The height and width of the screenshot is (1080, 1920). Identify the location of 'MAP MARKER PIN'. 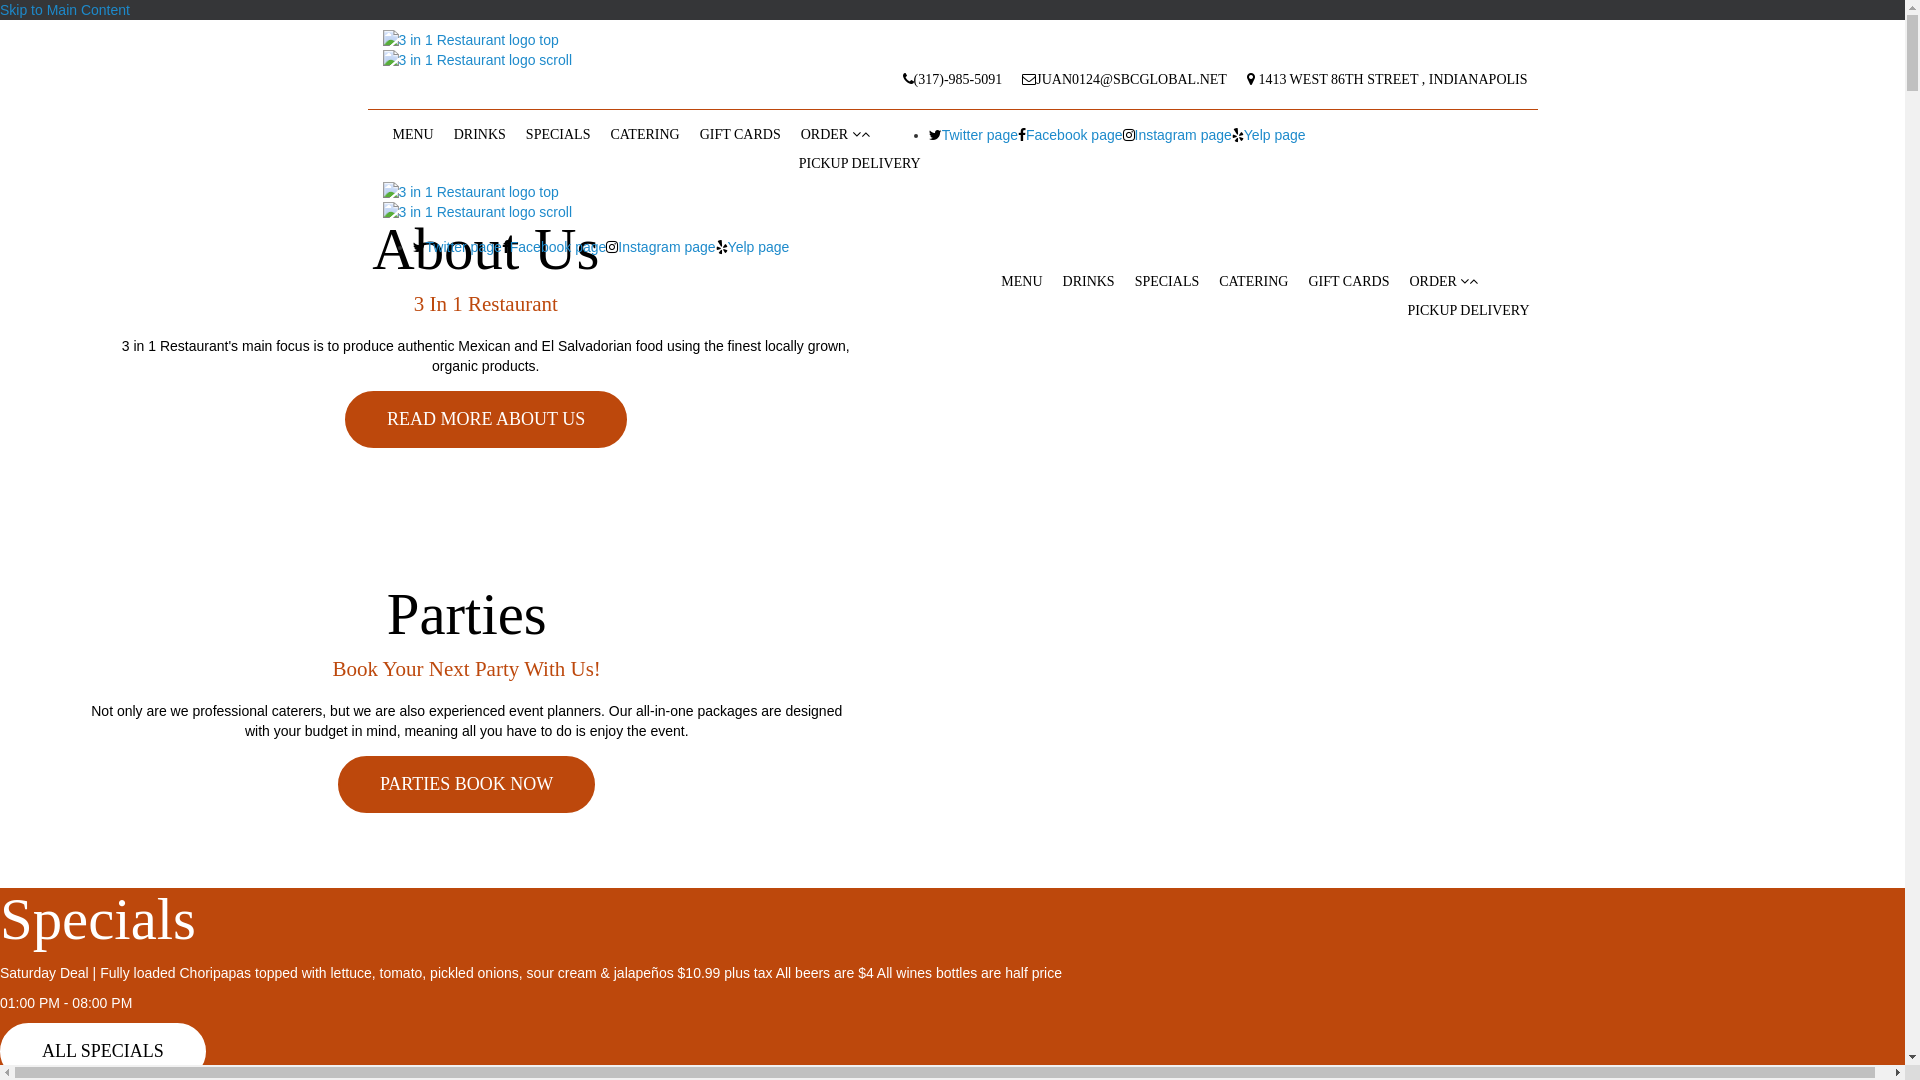
(729, 86).